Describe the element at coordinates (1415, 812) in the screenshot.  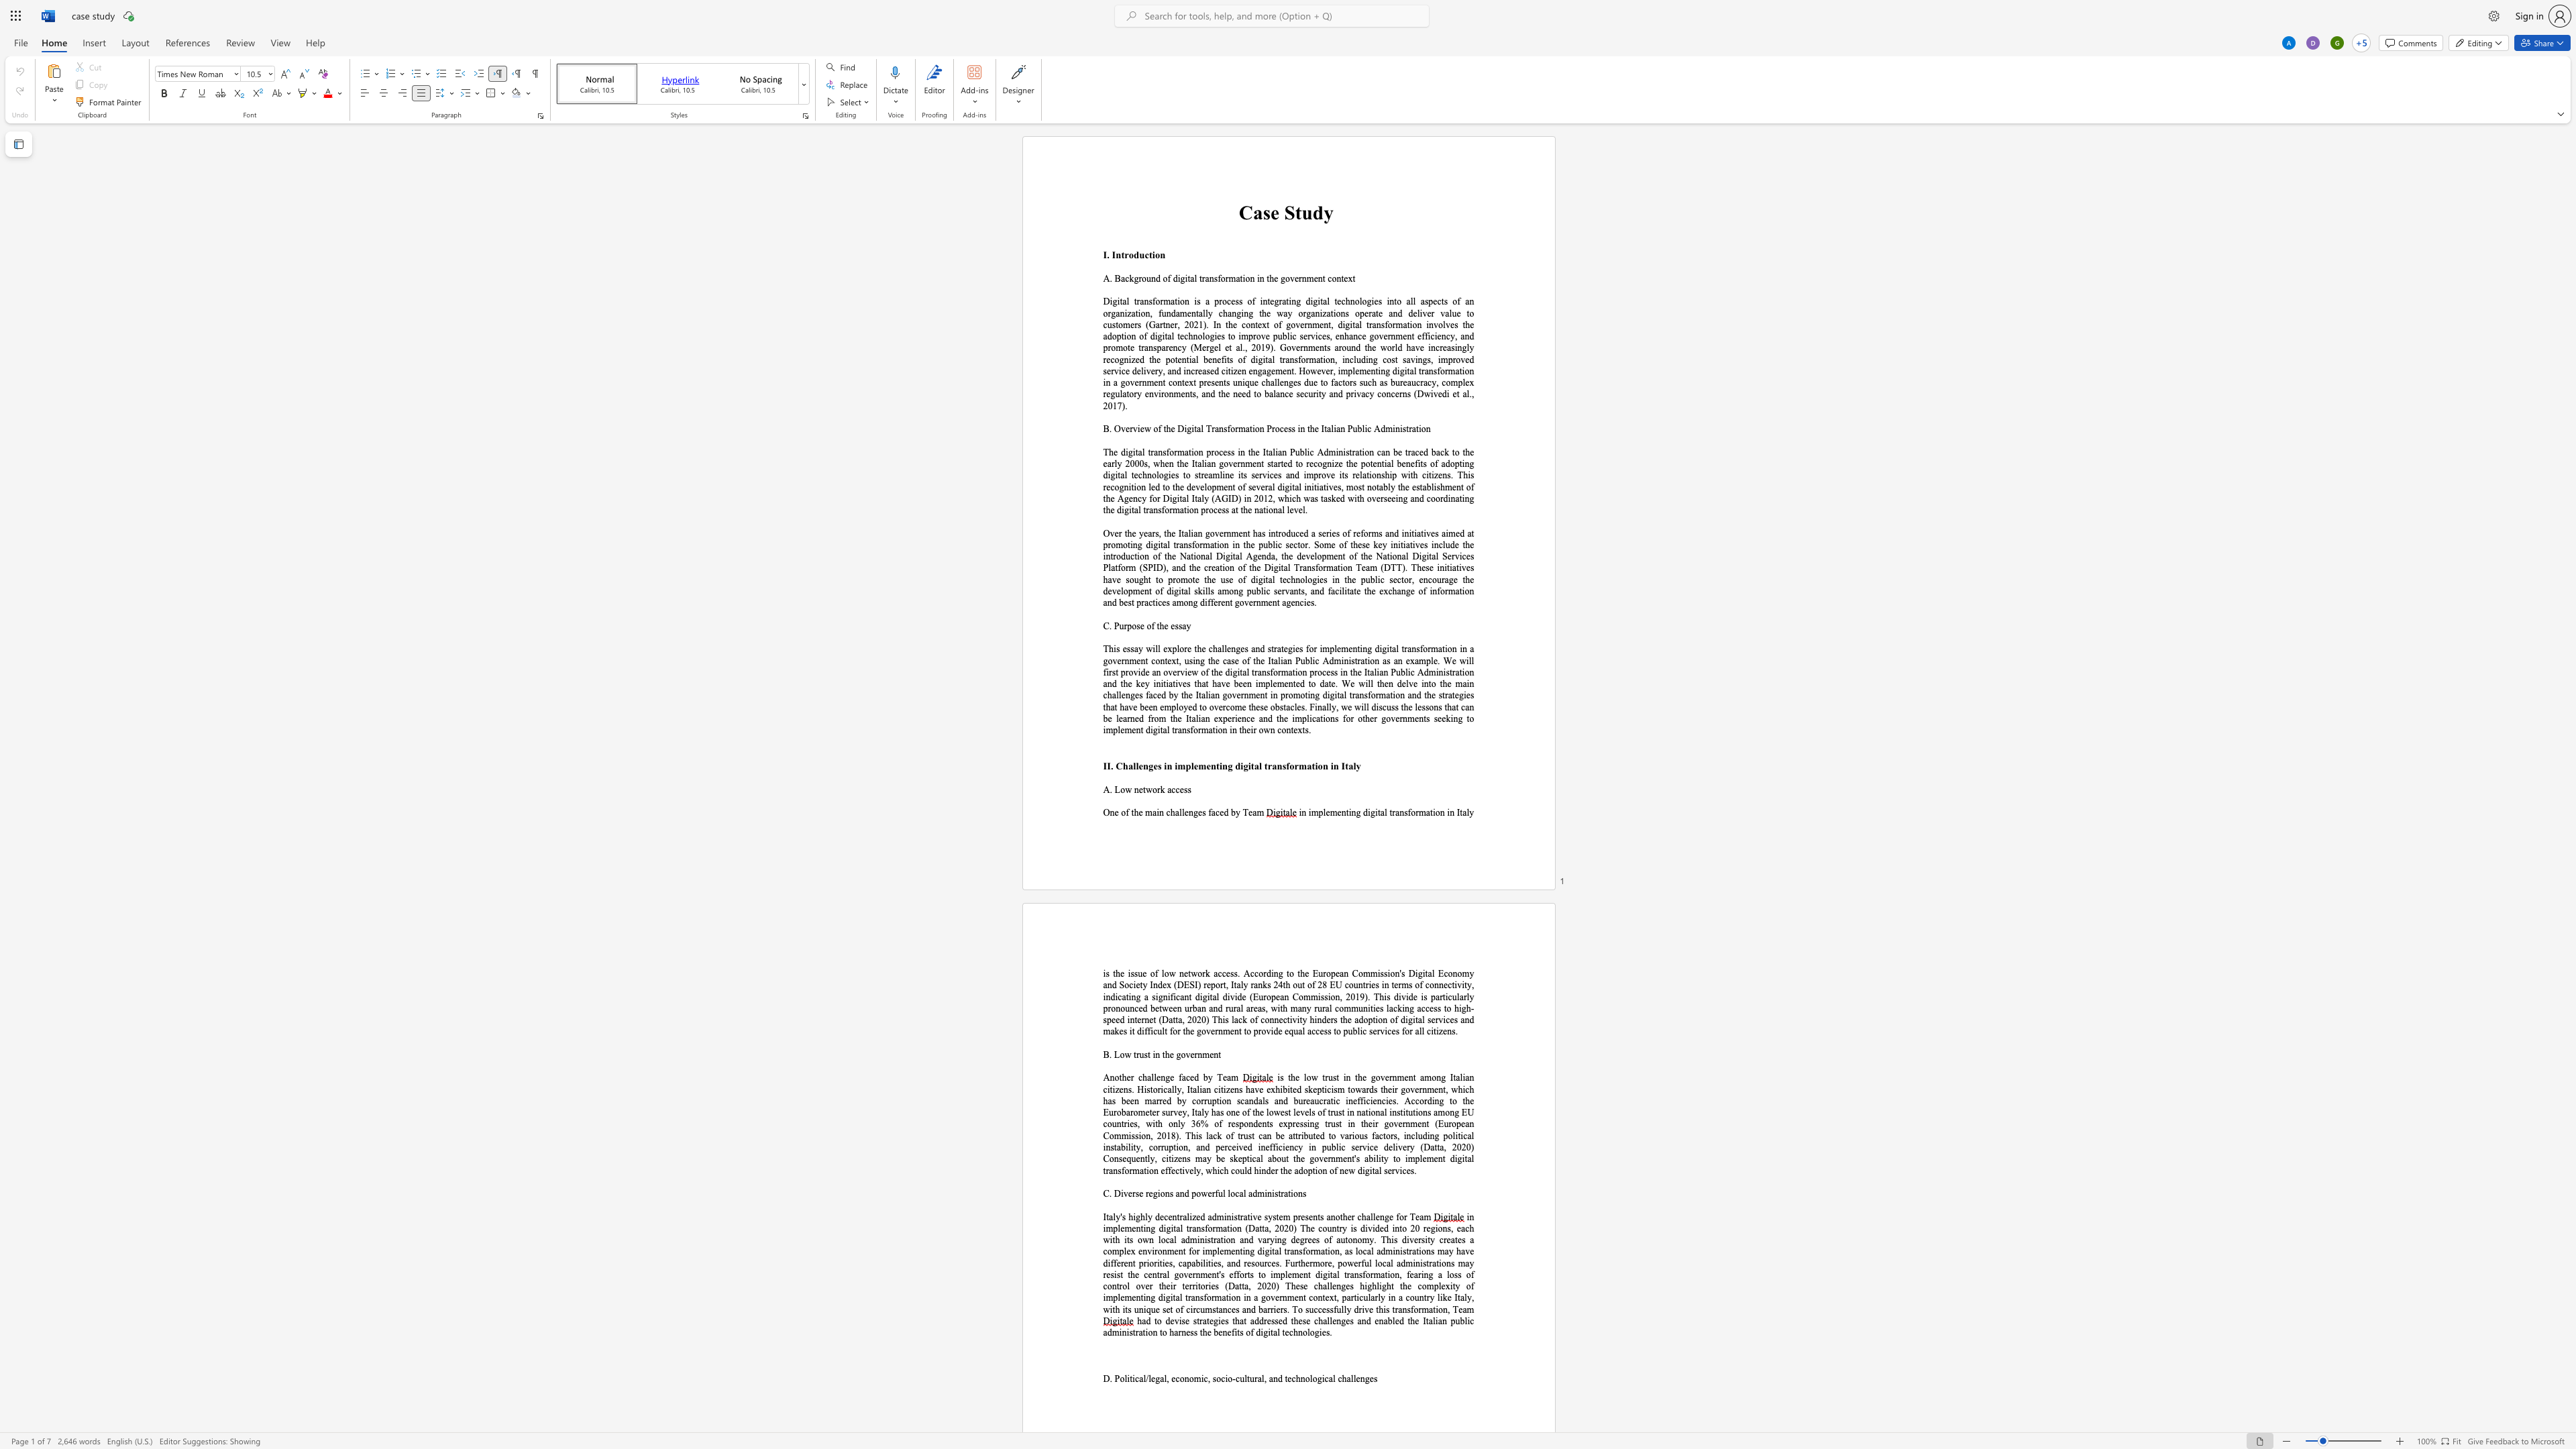
I see `the space between the continuous character "o" and "r" in the text` at that location.